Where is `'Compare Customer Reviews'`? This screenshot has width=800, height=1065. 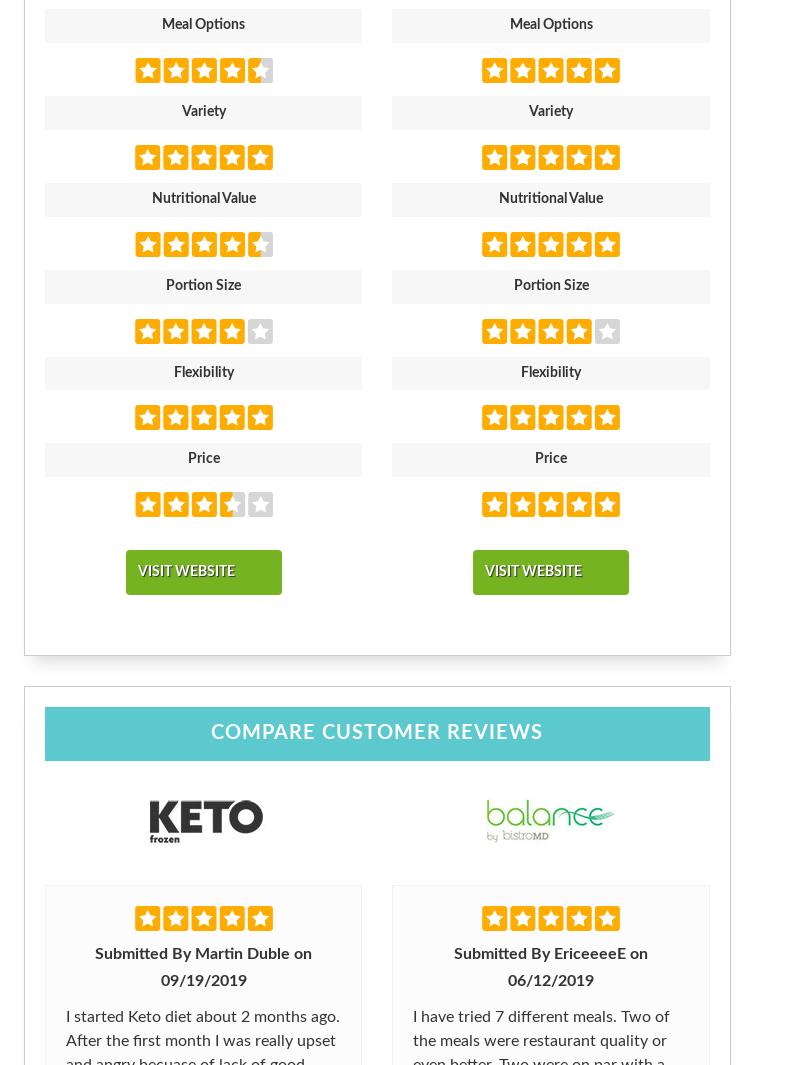
'Compare Customer Reviews' is located at coordinates (375, 733).